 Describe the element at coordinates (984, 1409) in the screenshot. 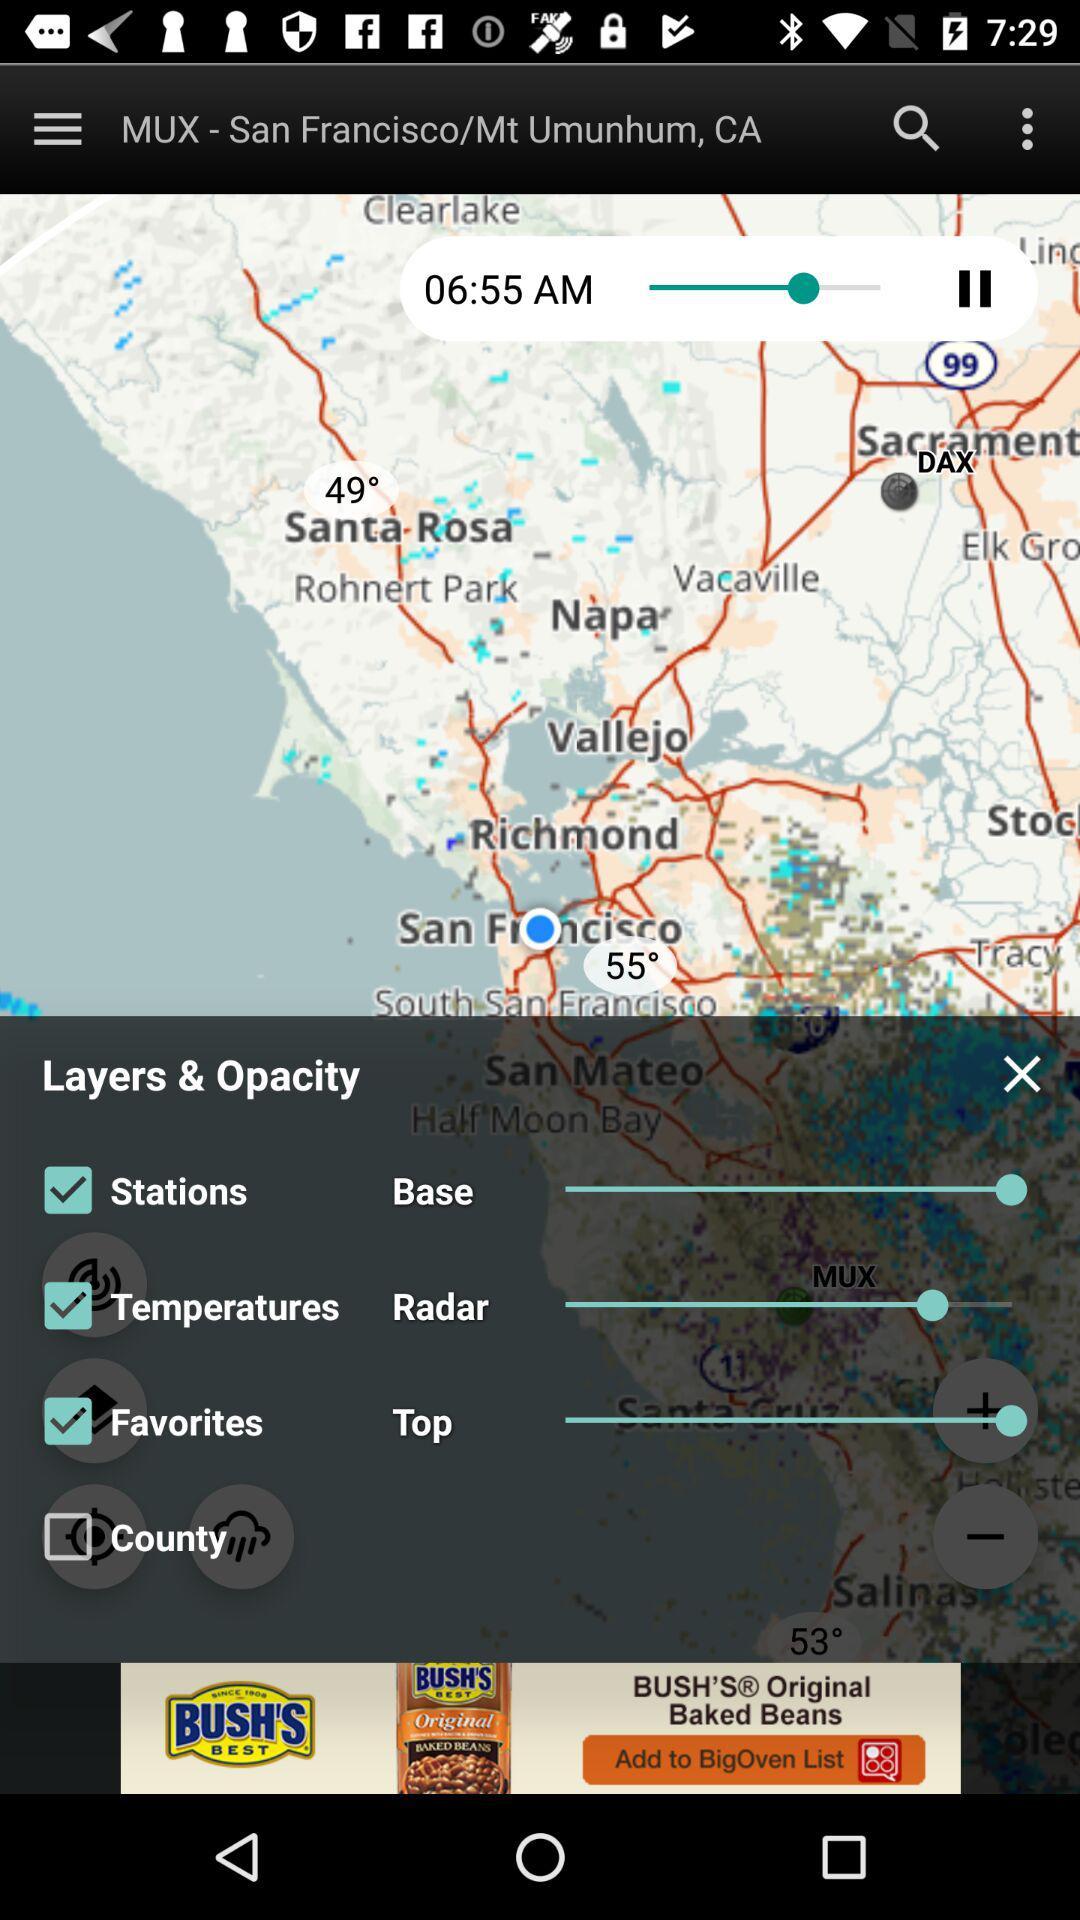

I see `the add icon` at that location.